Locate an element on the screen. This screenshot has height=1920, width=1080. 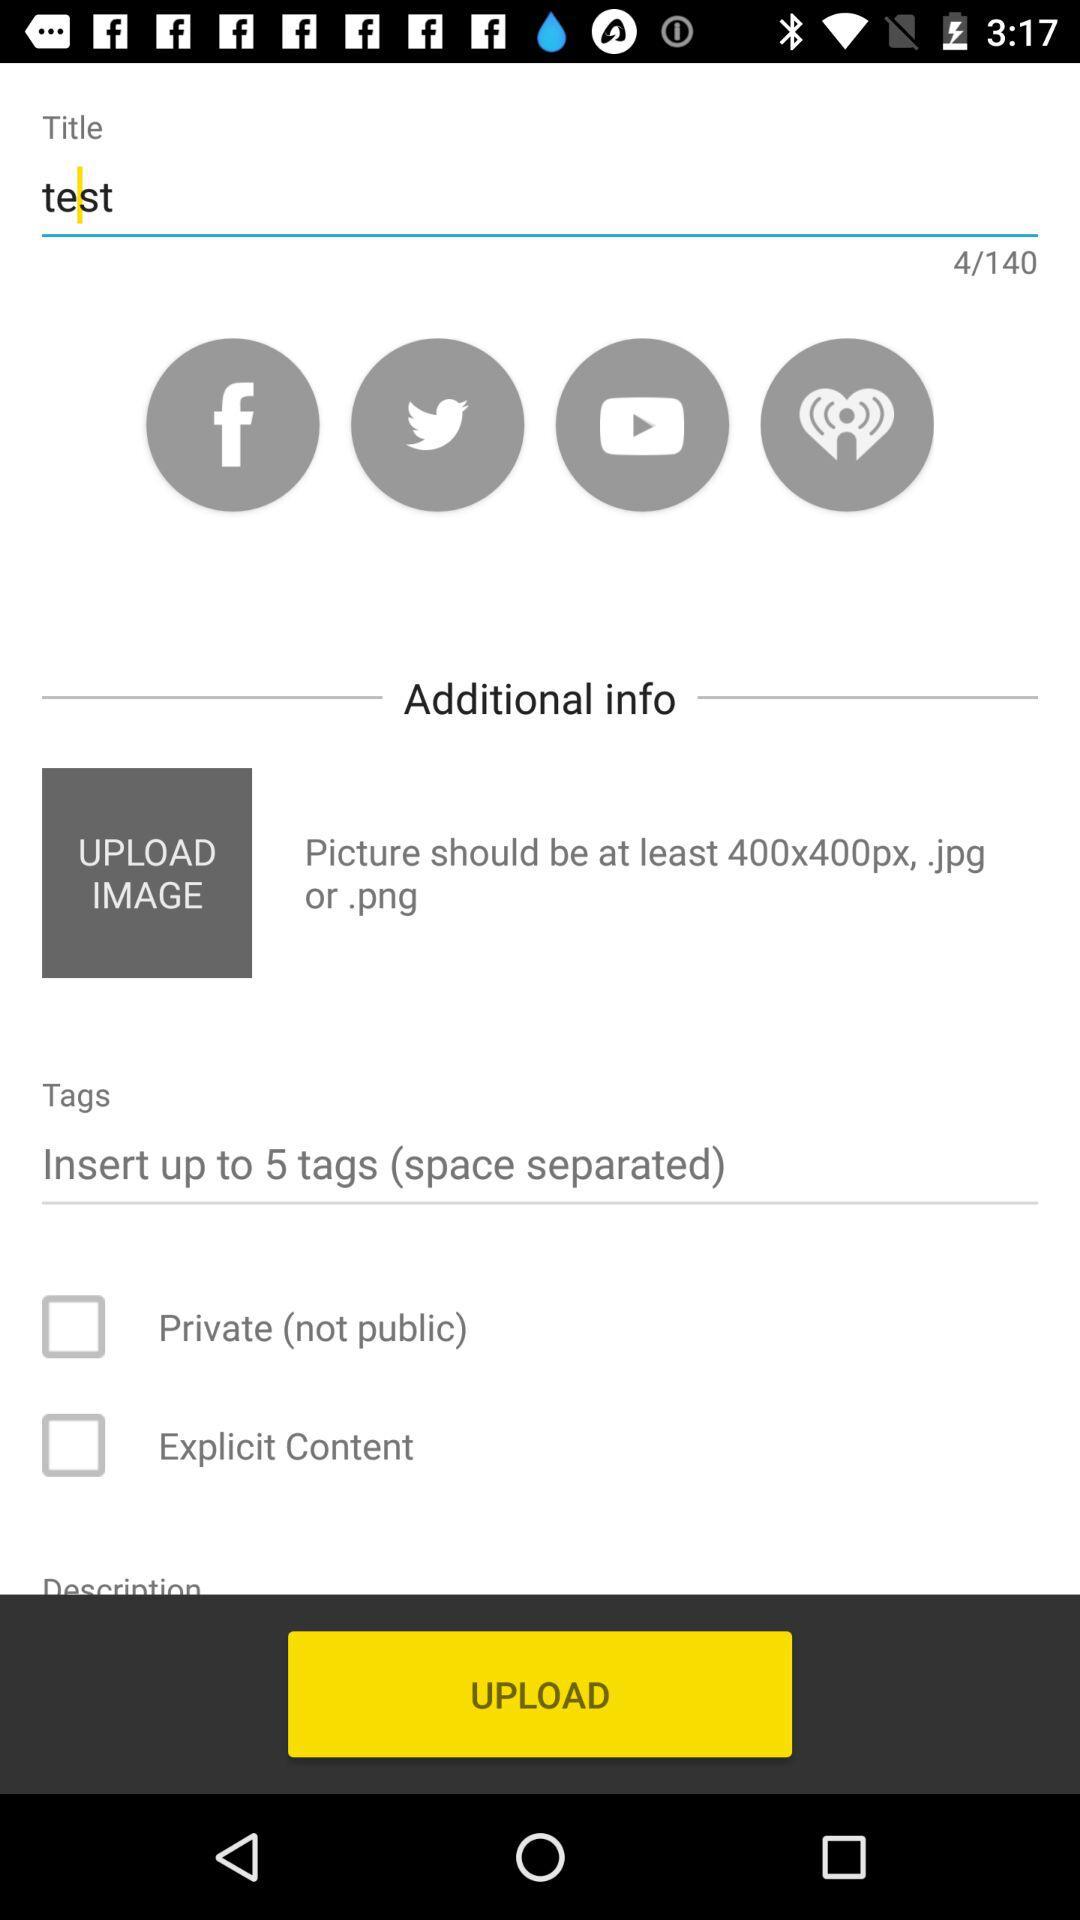
the symbol of twitter is located at coordinates (436, 423).